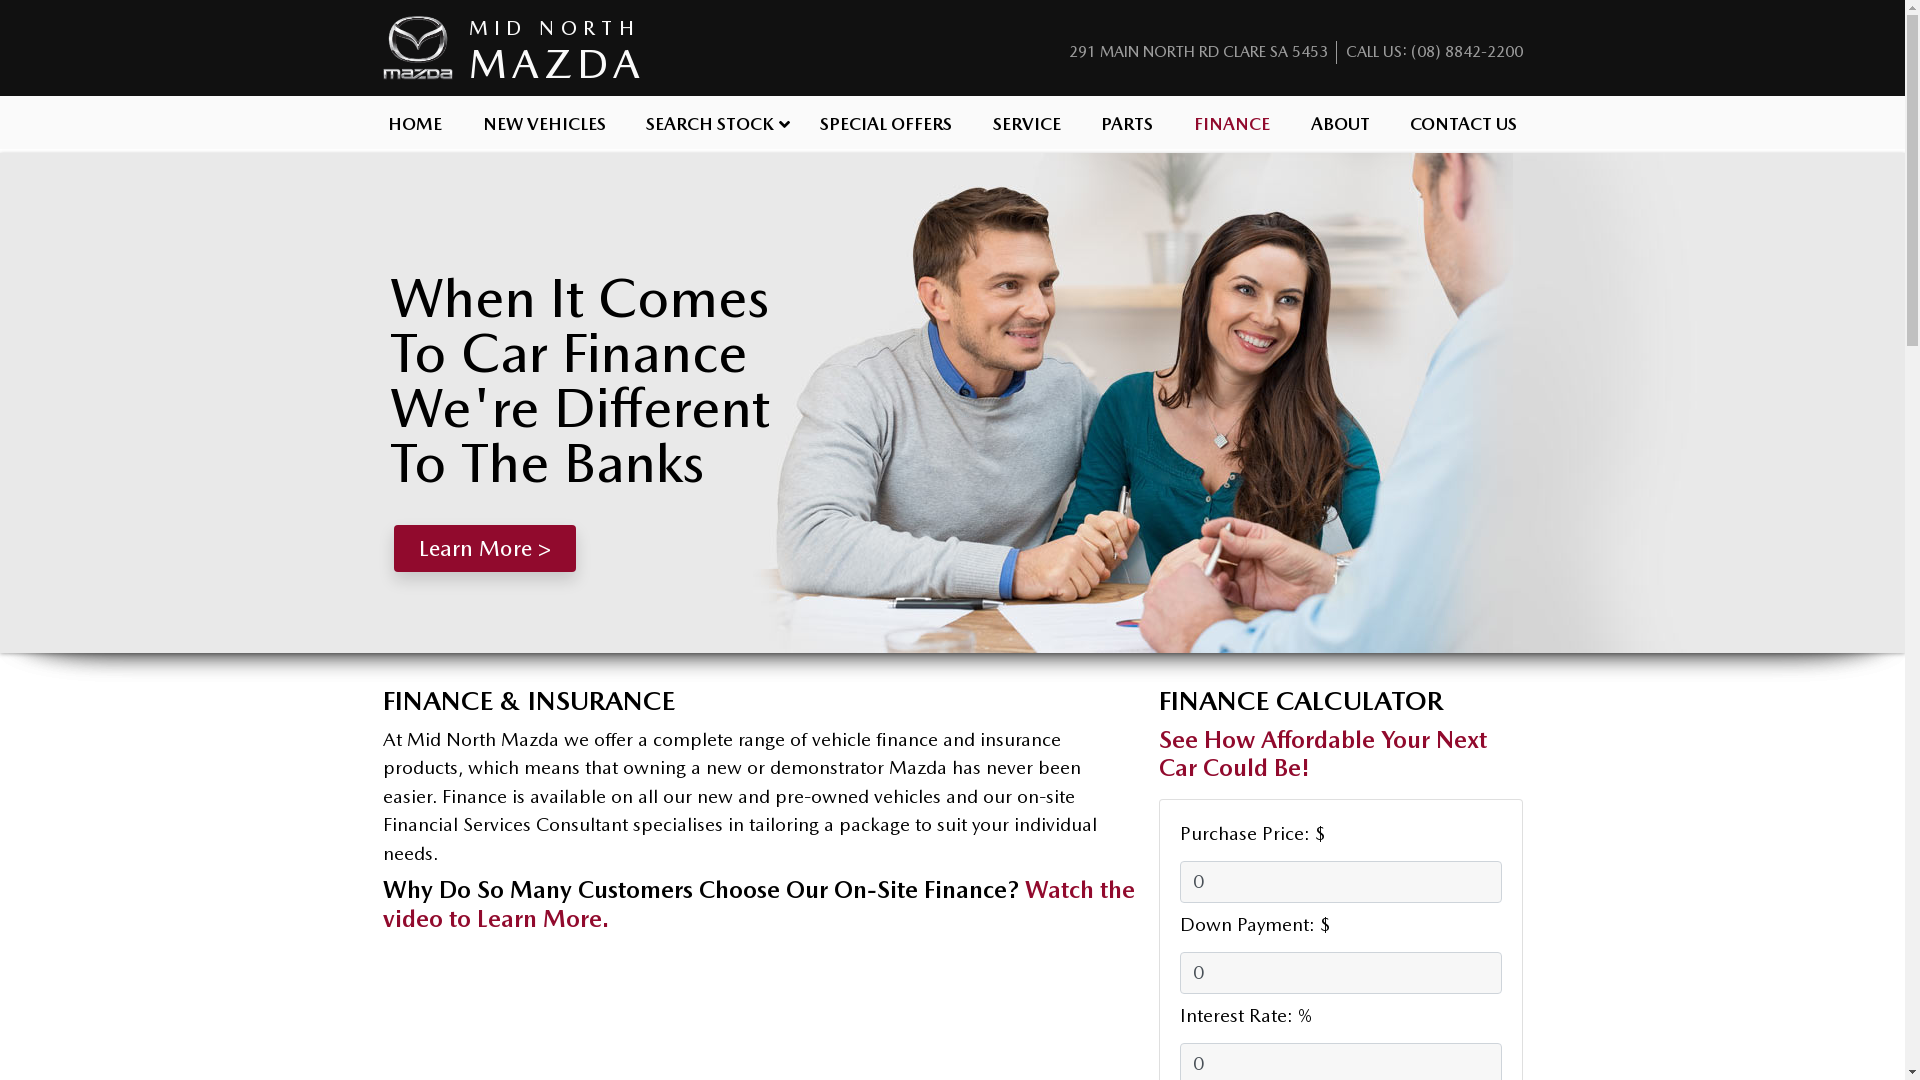 This screenshot has width=1920, height=1080. Describe the element at coordinates (713, 122) in the screenshot. I see `'SEARCH STOCK'` at that location.